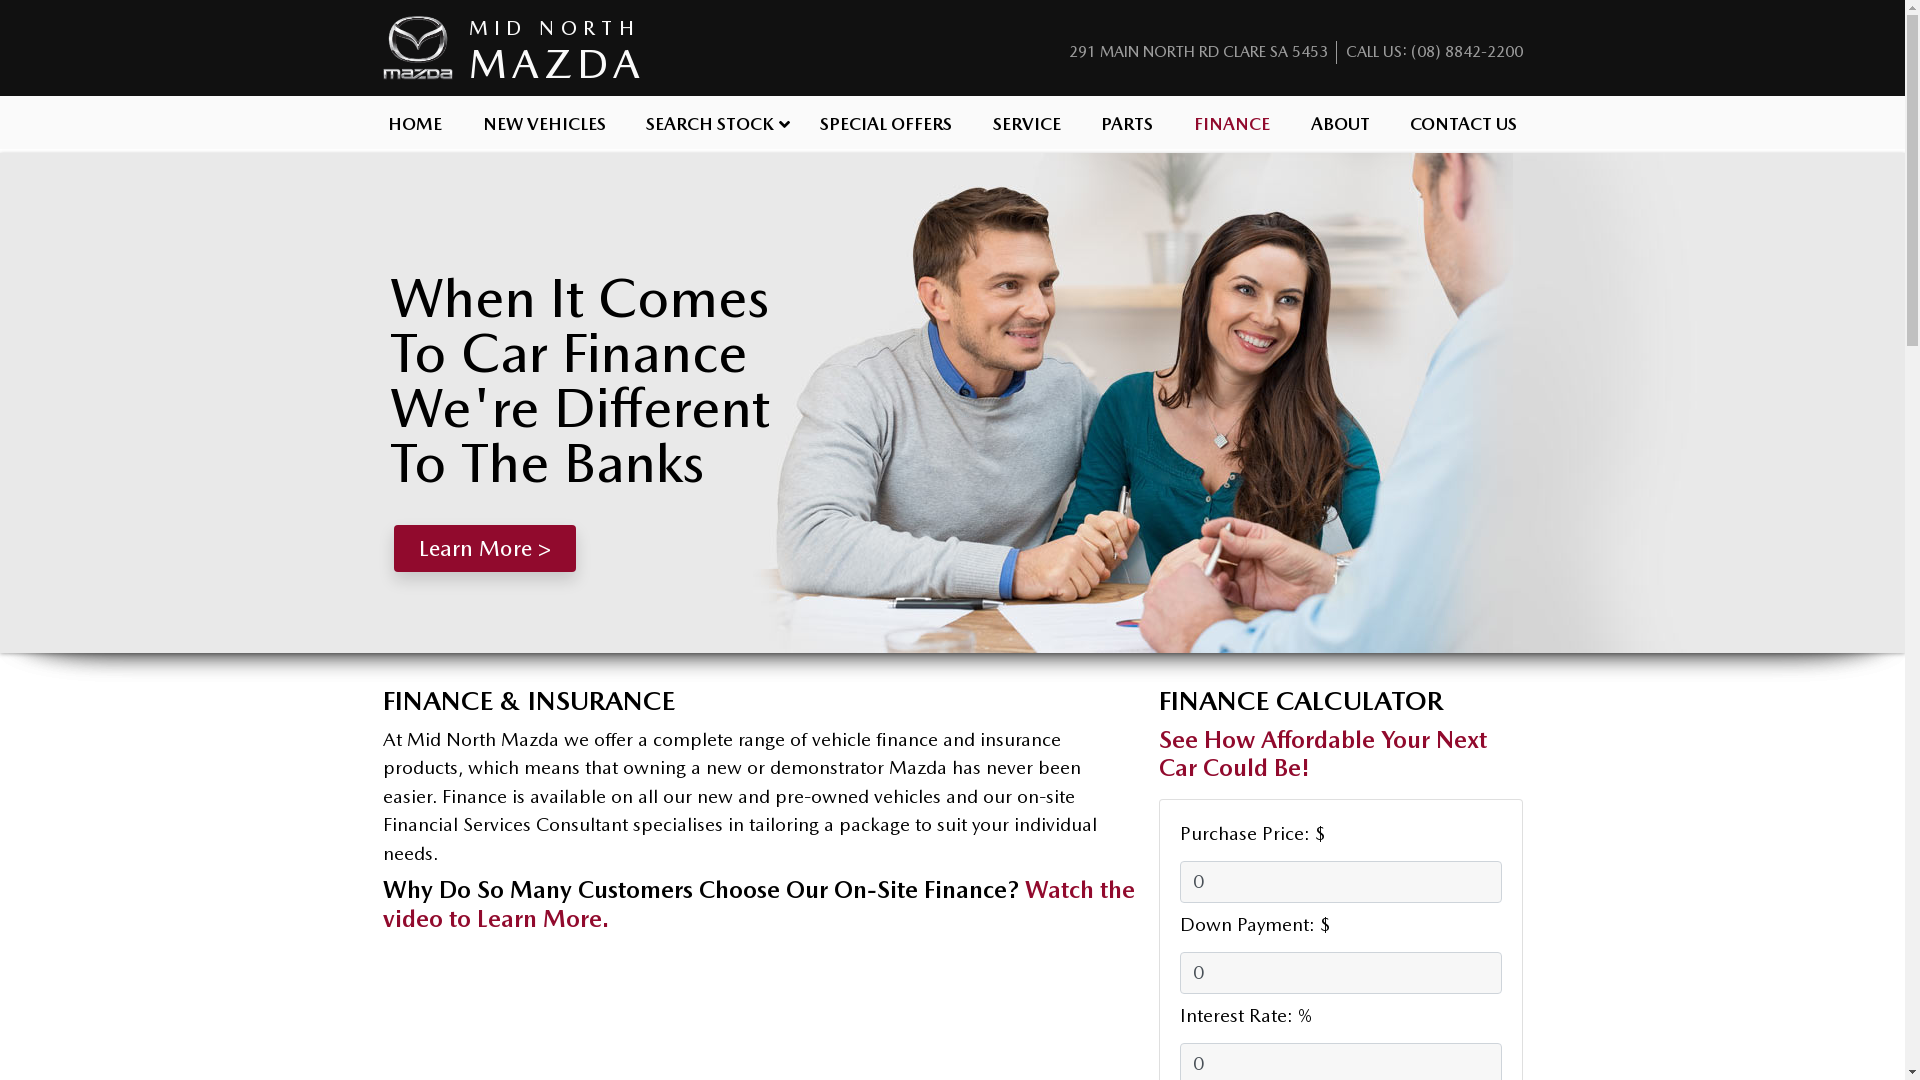 This screenshot has width=1920, height=1080. Describe the element at coordinates (713, 122) in the screenshot. I see `'SEARCH STOCK'` at that location.